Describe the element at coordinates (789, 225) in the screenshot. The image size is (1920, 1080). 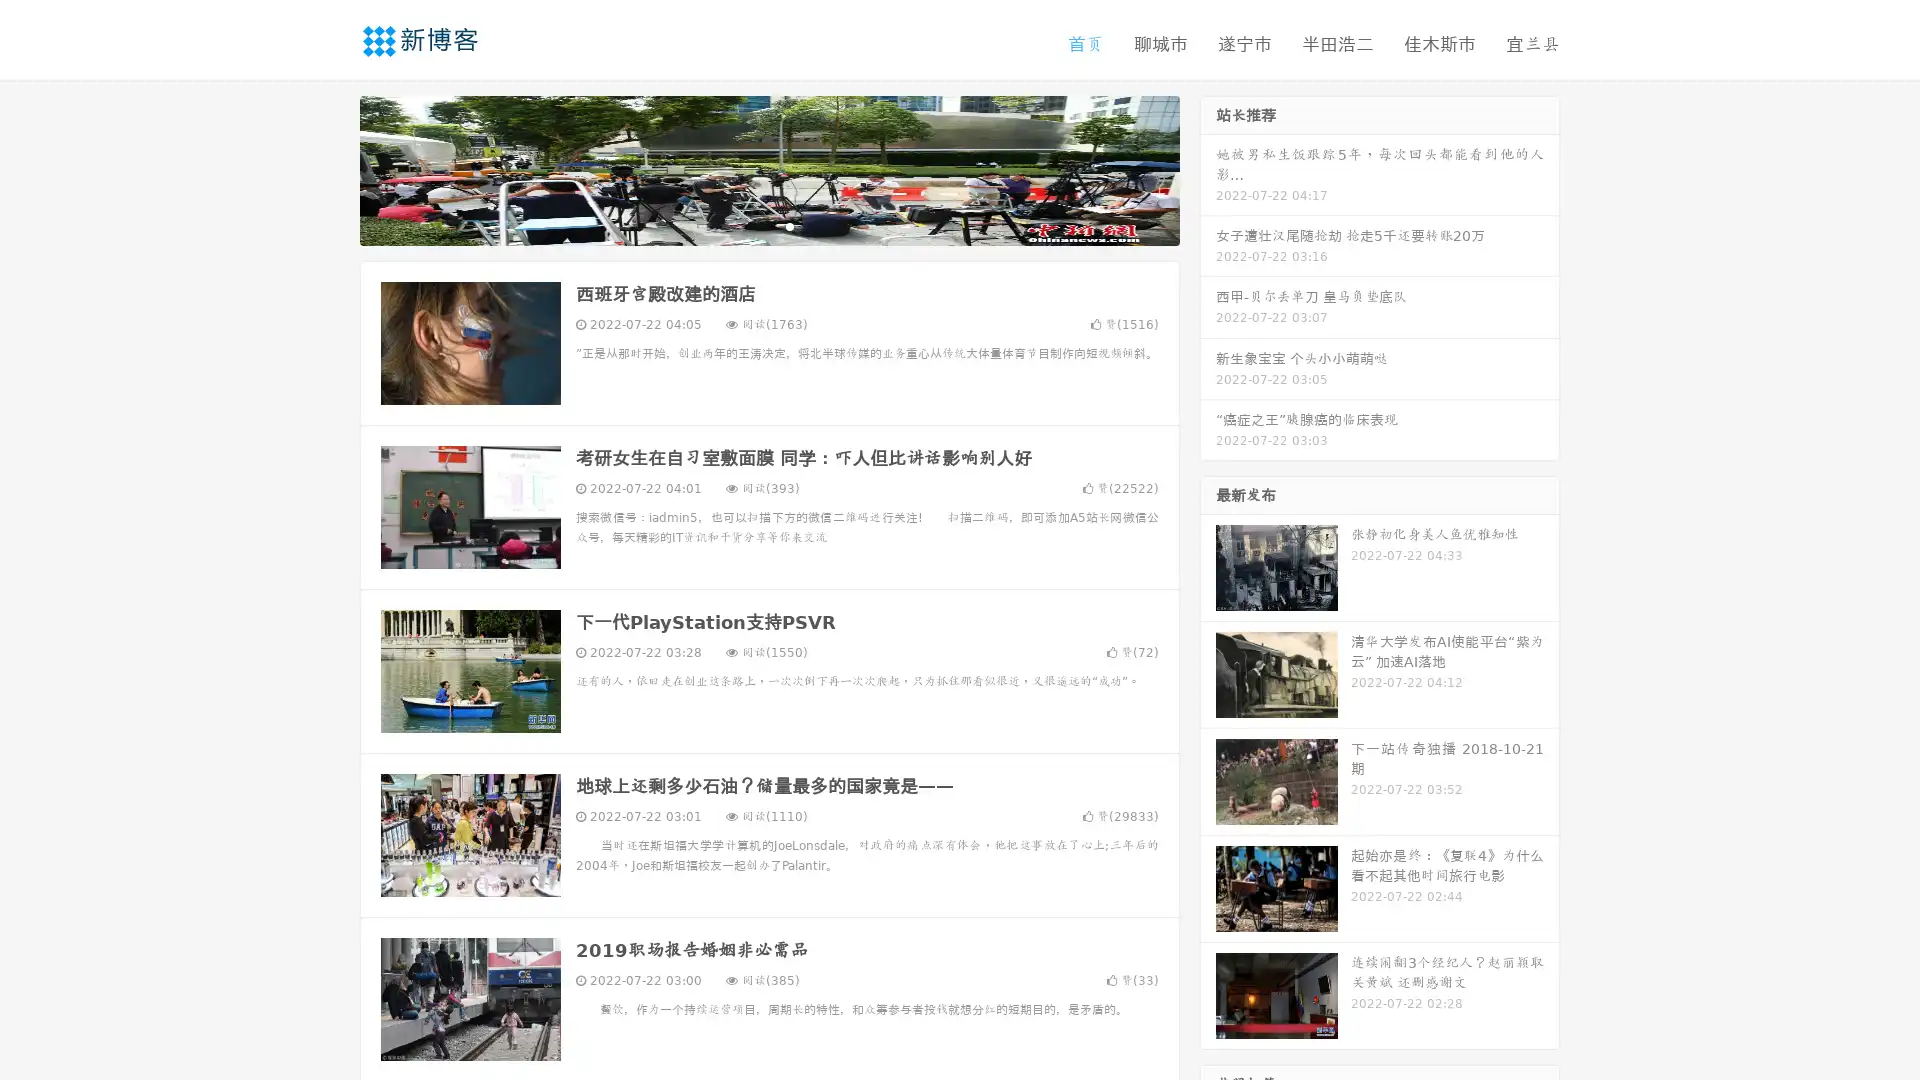
I see `Go to slide 3` at that location.